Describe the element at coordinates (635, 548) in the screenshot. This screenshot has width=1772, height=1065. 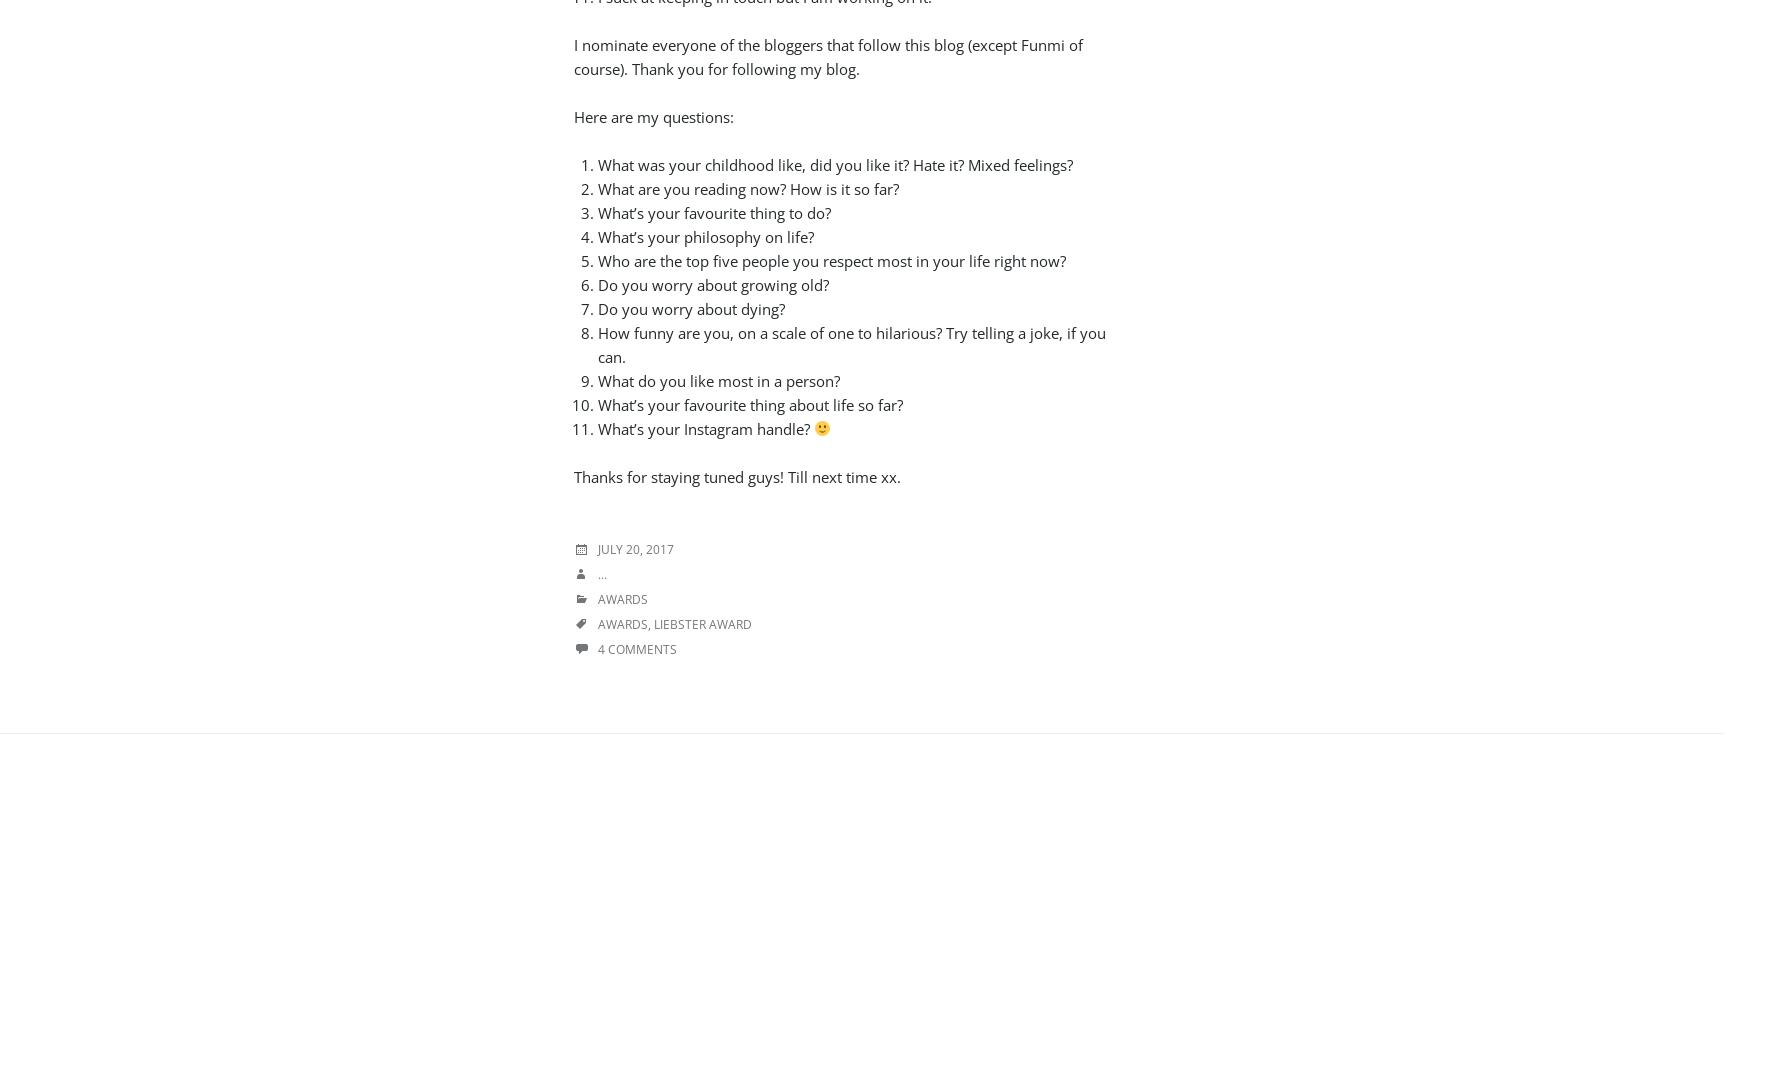
I see `'July 20, 2017'` at that location.